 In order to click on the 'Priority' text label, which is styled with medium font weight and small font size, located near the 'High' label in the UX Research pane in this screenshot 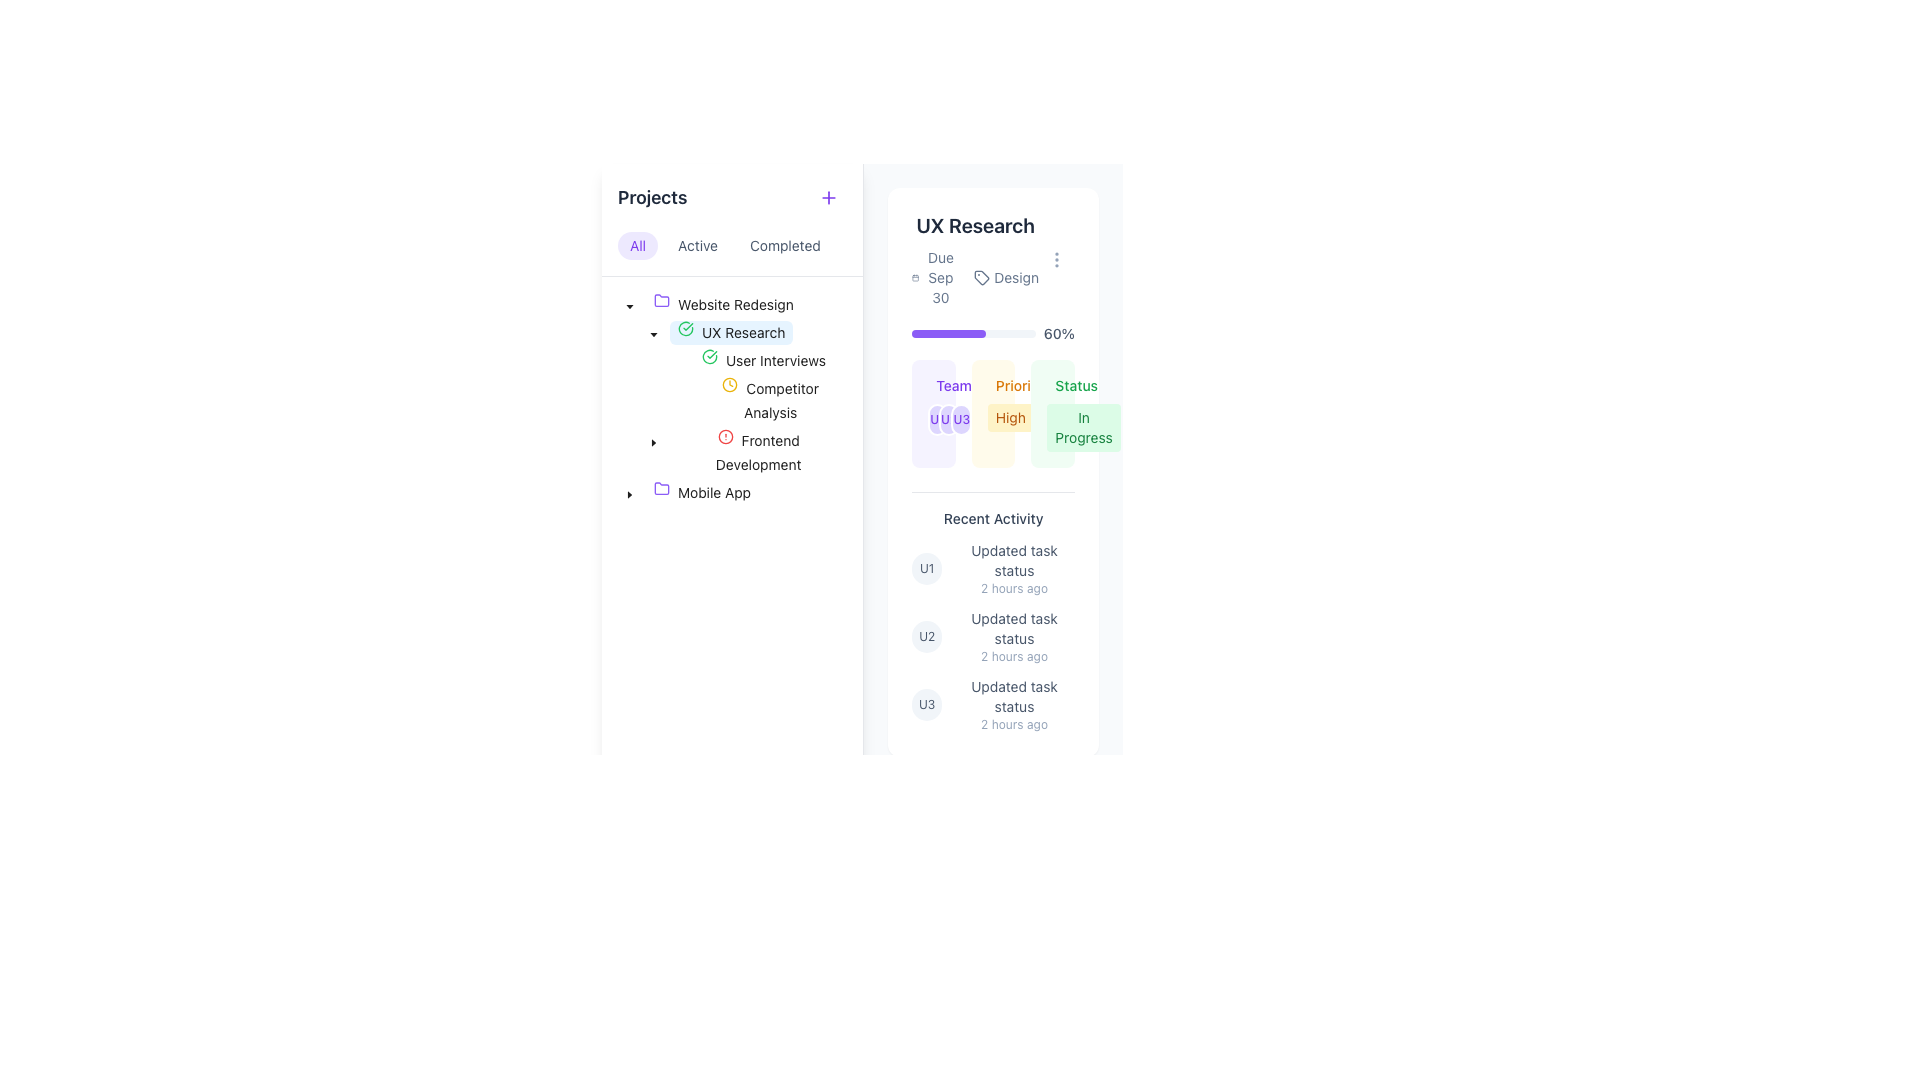, I will do `click(1019, 385)`.